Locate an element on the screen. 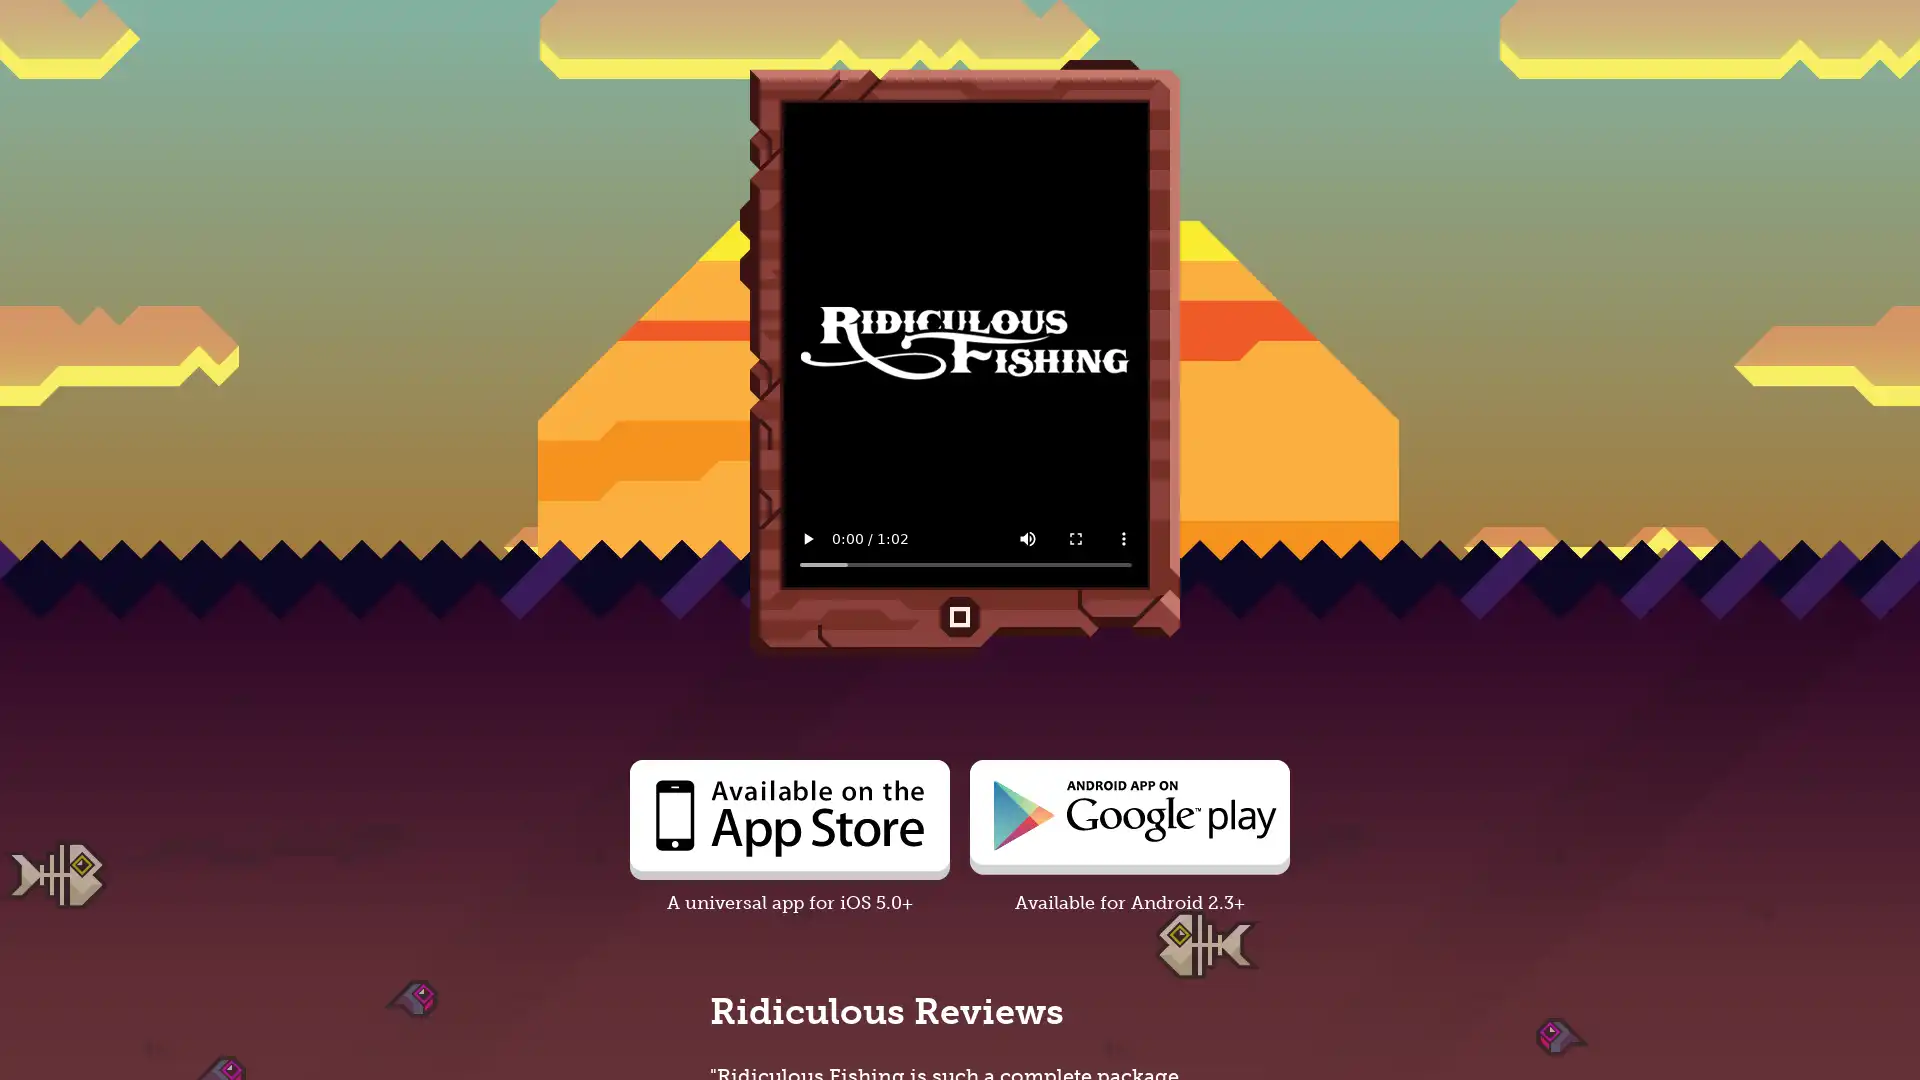 The width and height of the screenshot is (1920, 1080). mute is located at coordinates (1027, 538).